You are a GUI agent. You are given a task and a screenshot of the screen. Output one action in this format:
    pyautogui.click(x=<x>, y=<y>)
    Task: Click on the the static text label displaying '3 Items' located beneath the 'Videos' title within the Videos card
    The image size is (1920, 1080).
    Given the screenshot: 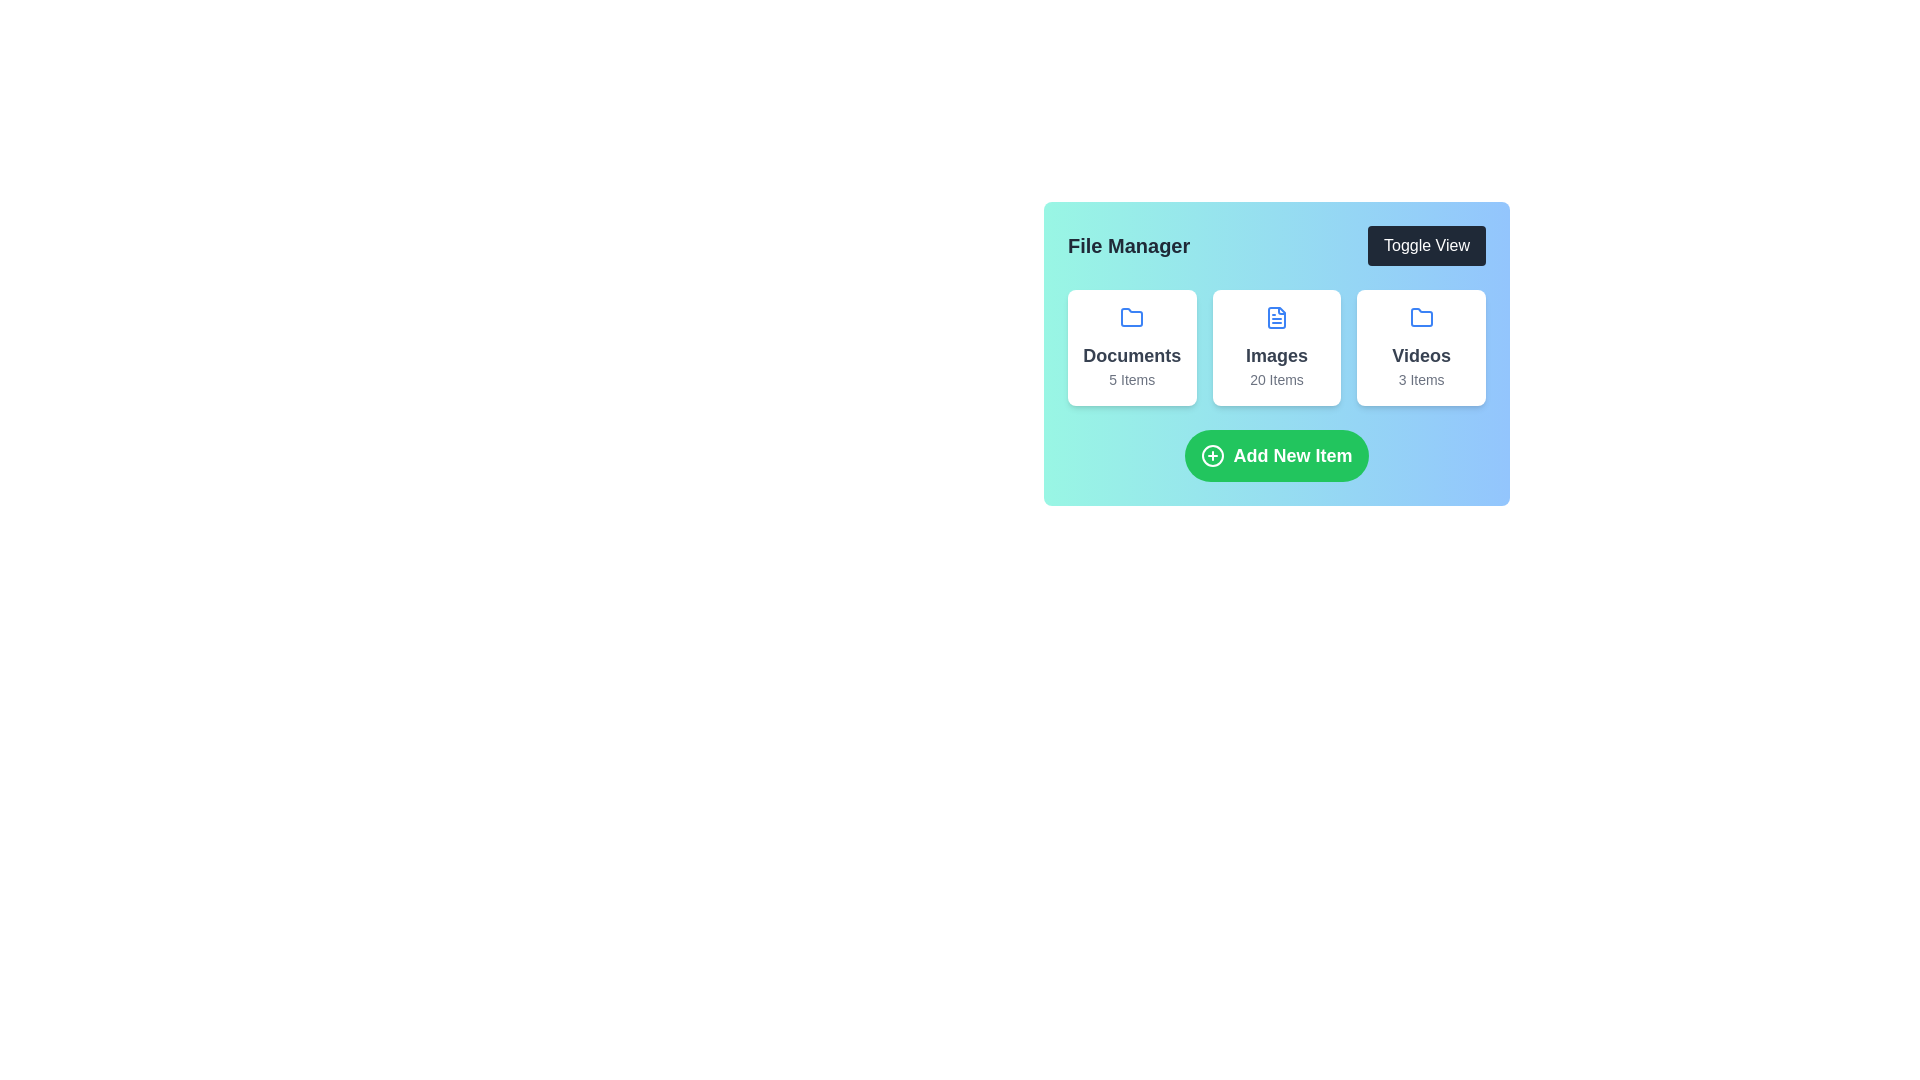 What is the action you would take?
    pyautogui.click(x=1420, y=380)
    